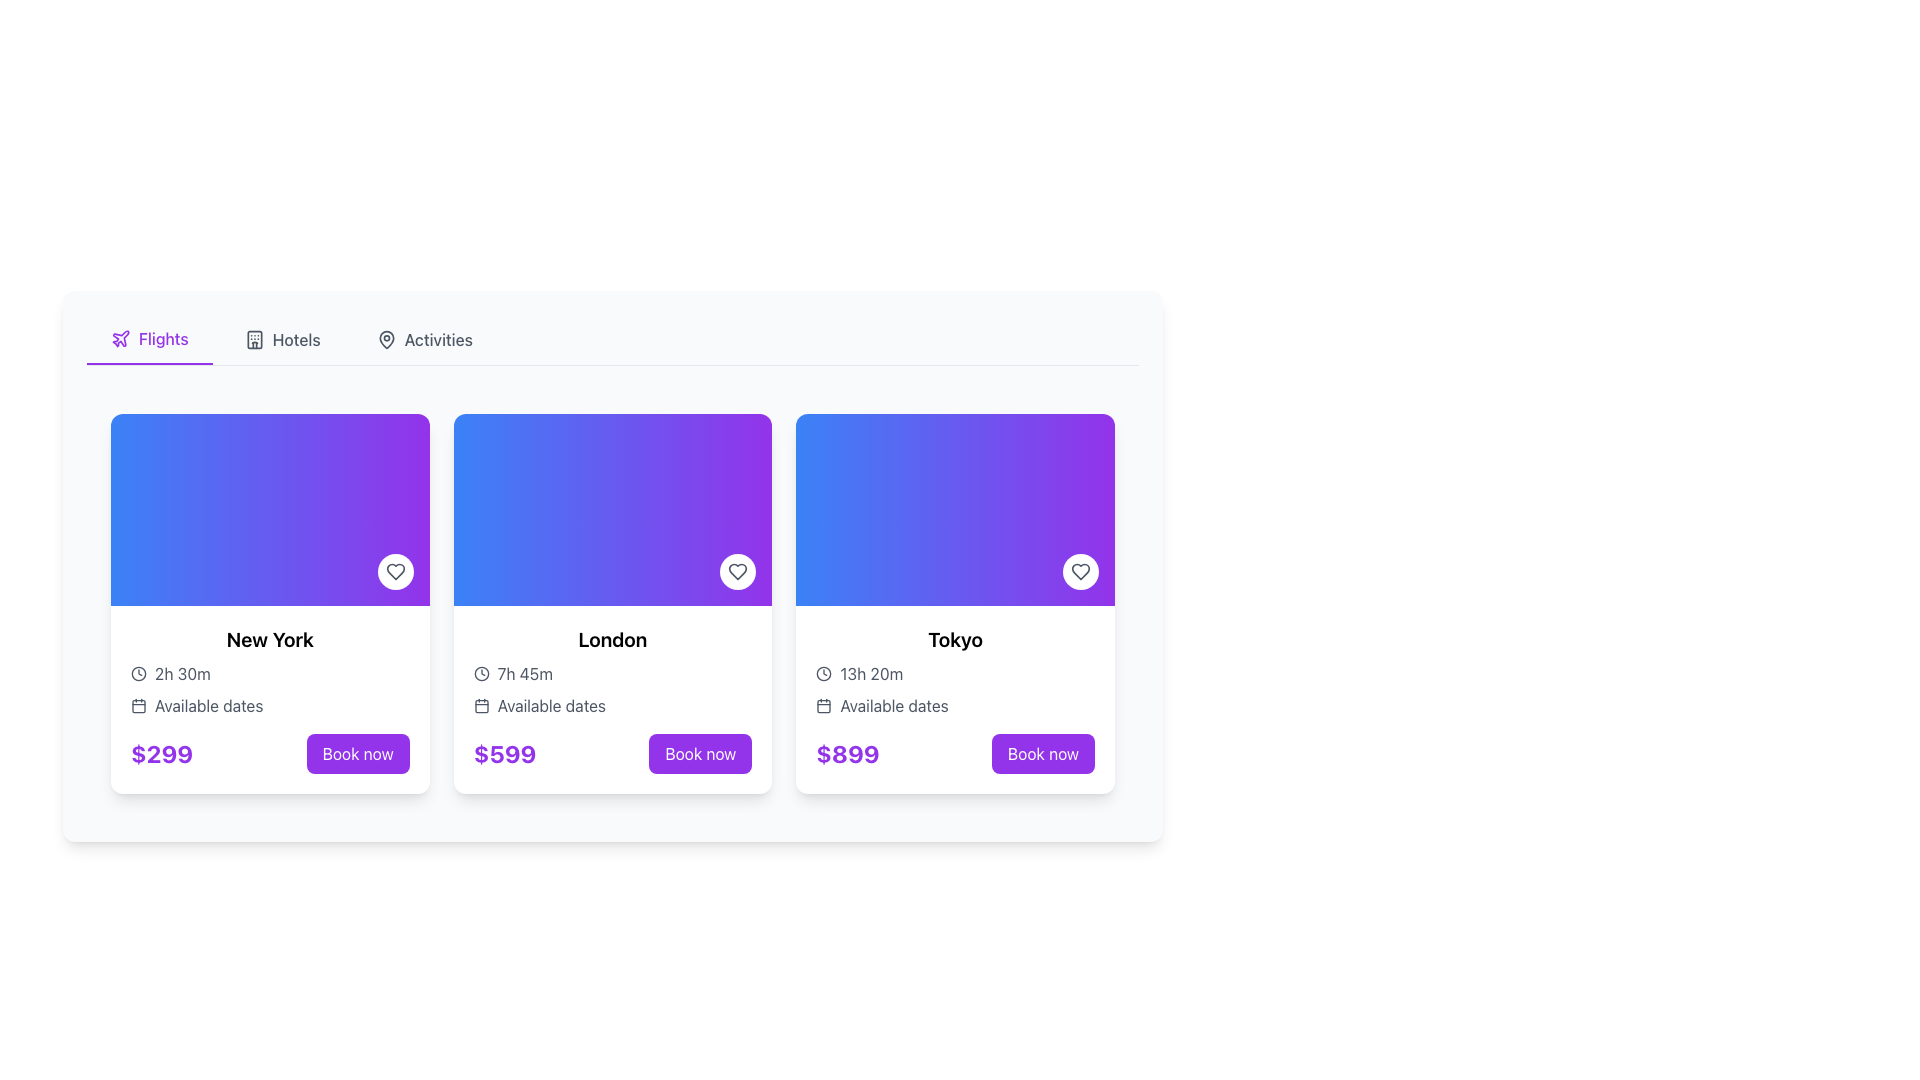 The height and width of the screenshot is (1080, 1920). What do you see at coordinates (386, 338) in the screenshot?
I see `the 'Activities' section icon in the top navigation bar` at bounding box center [386, 338].